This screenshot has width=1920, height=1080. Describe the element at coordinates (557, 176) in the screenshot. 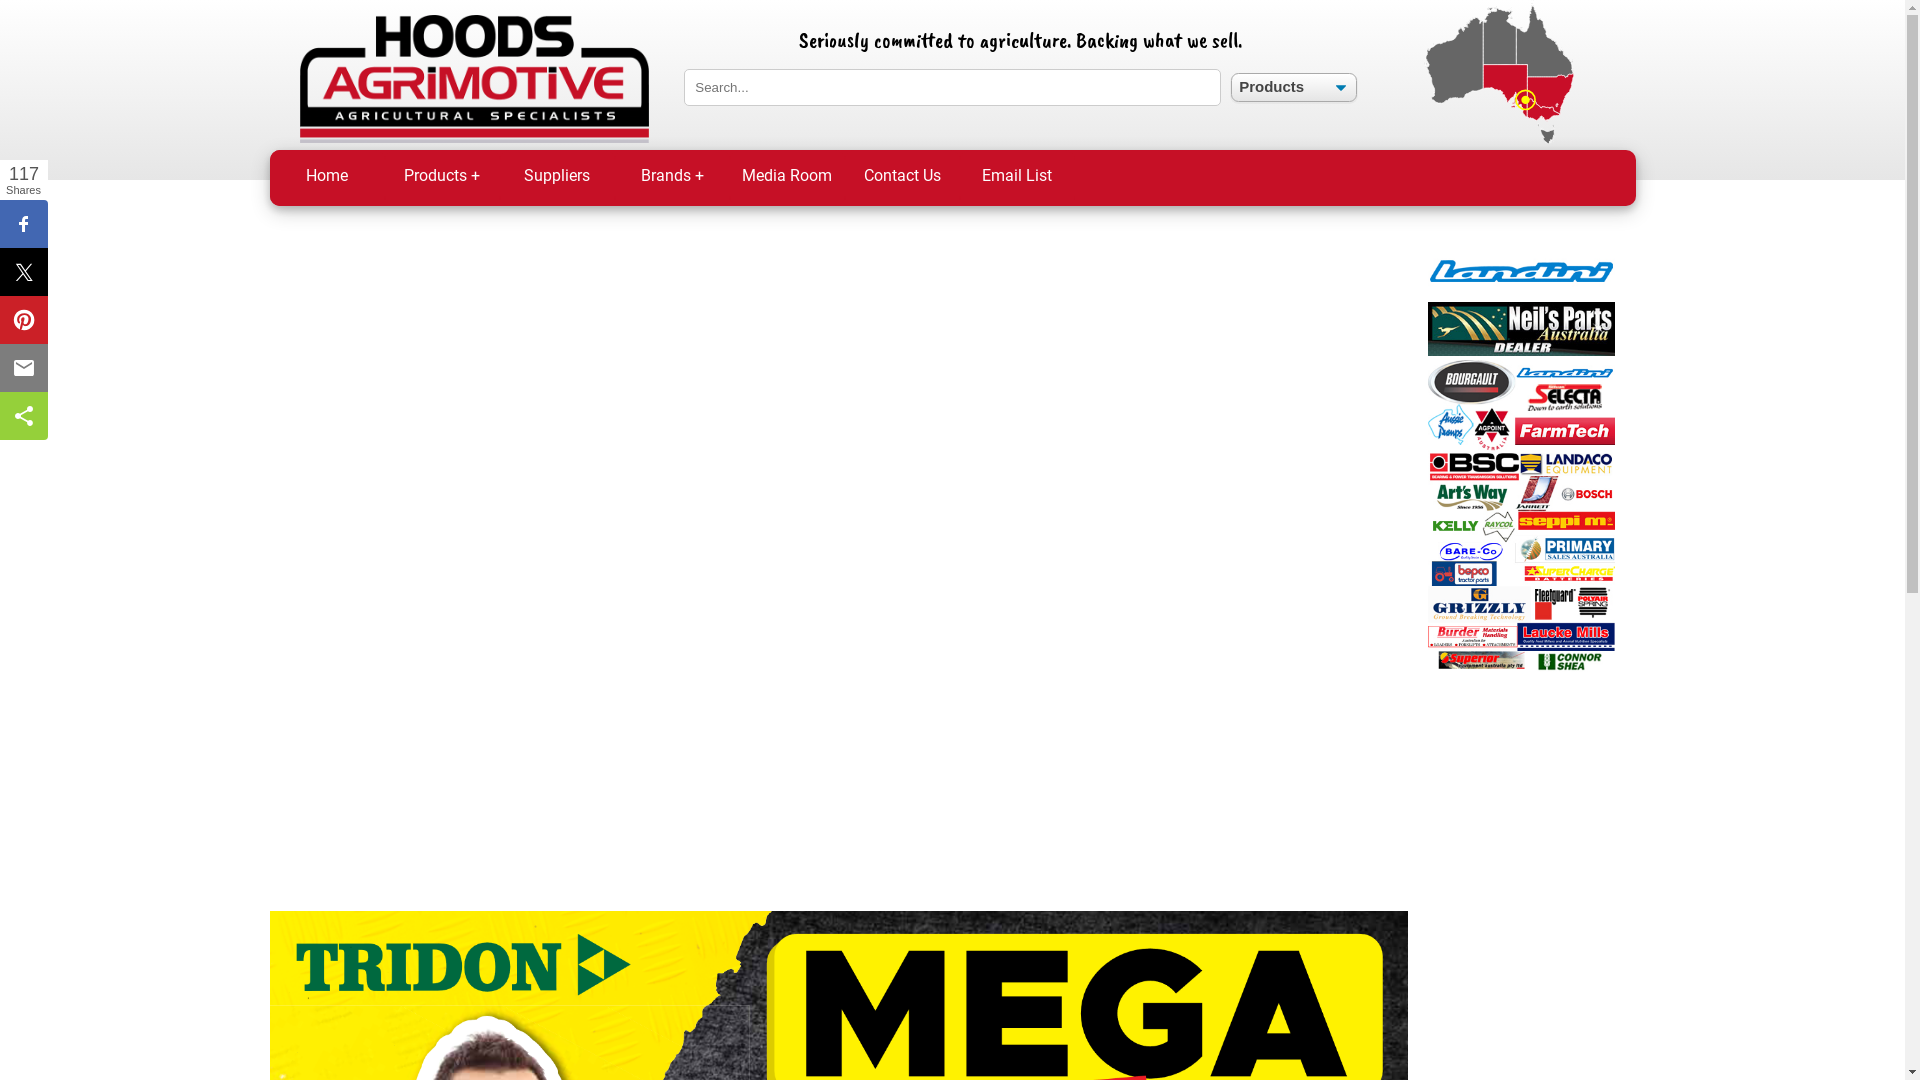

I see `'Suppliers'` at that location.